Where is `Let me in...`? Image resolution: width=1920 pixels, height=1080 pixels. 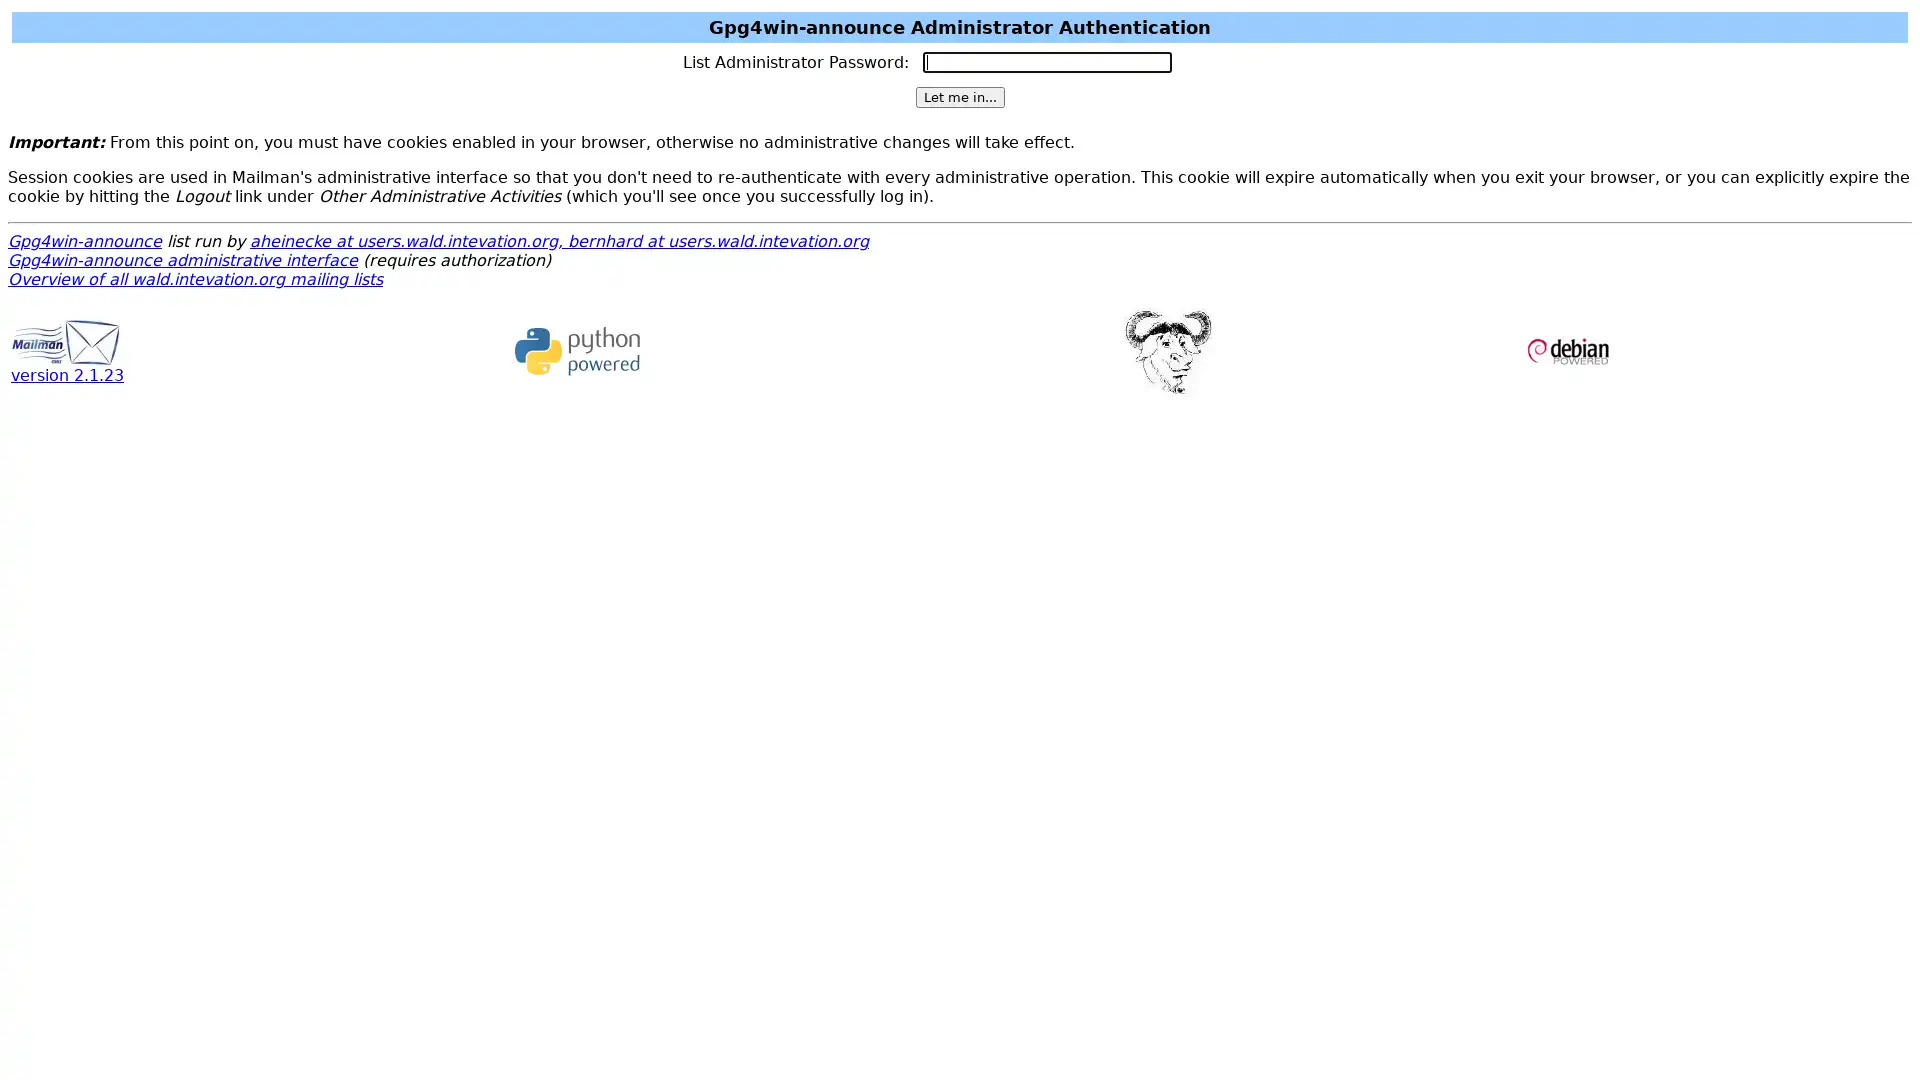
Let me in... is located at coordinates (958, 97).